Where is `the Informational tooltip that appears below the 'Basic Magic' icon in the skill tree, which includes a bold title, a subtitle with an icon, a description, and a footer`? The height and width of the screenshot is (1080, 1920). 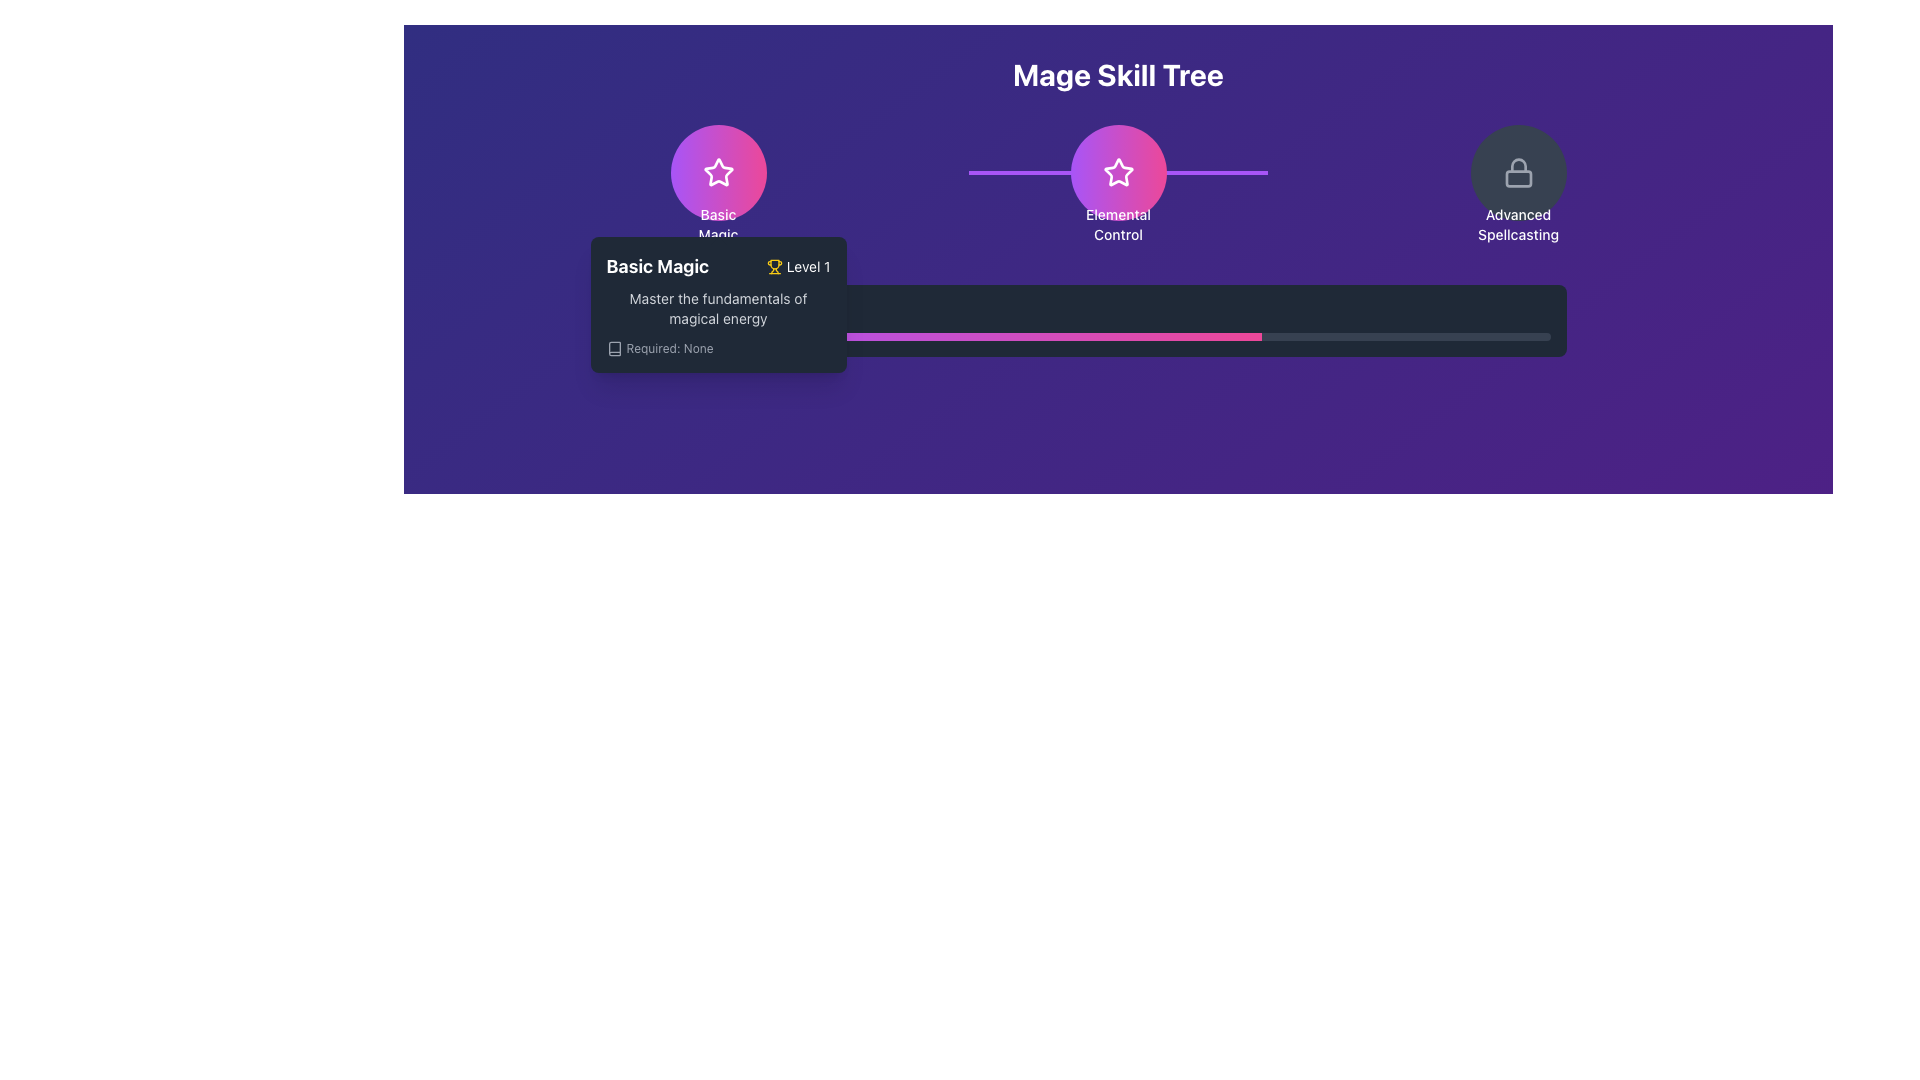 the Informational tooltip that appears below the 'Basic Magic' icon in the skill tree, which includes a bold title, a subtitle with an icon, a description, and a footer is located at coordinates (718, 304).